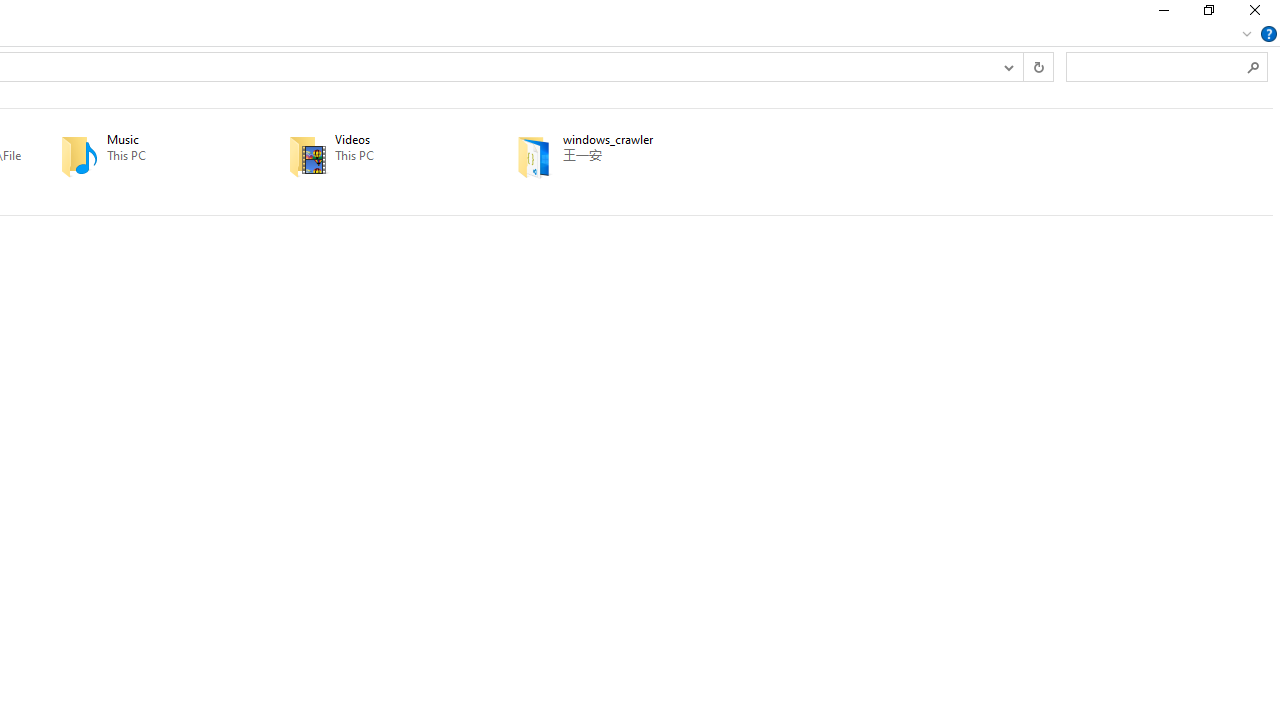 The image size is (1280, 720). What do you see at coordinates (1157, 65) in the screenshot?
I see `'Search Box'` at bounding box center [1157, 65].